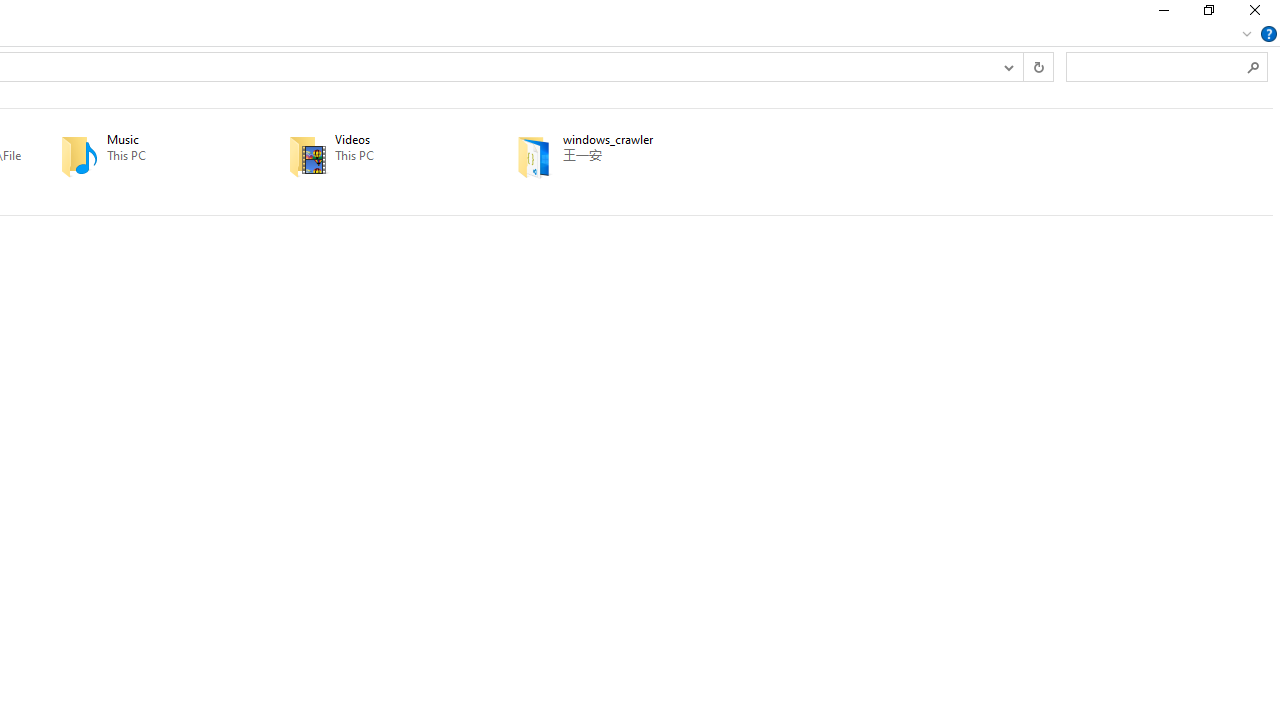 The image size is (1280, 720). What do you see at coordinates (1157, 65) in the screenshot?
I see `'Search Box'` at bounding box center [1157, 65].